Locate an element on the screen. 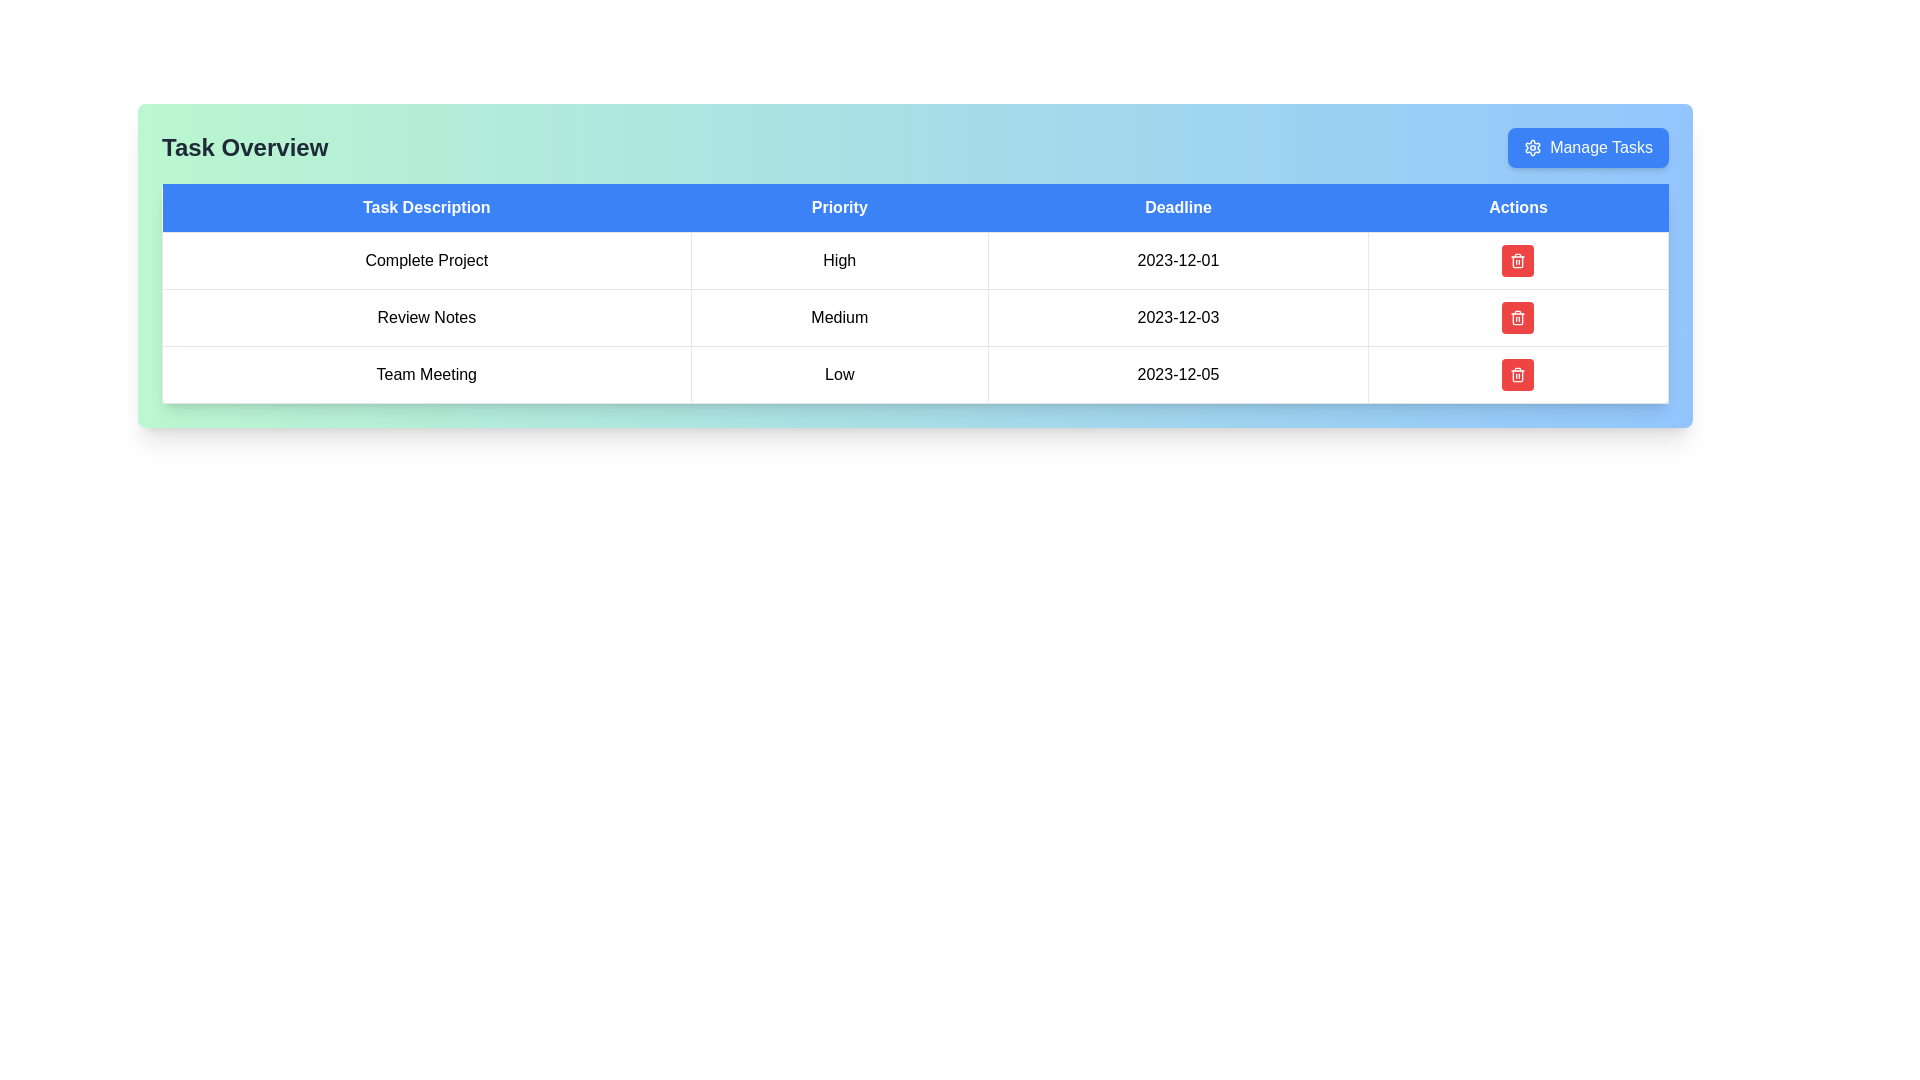  the text label indicating the priority level of the corresponding task in the second column of the first row in the 'Priority' section of the table is located at coordinates (839, 260).